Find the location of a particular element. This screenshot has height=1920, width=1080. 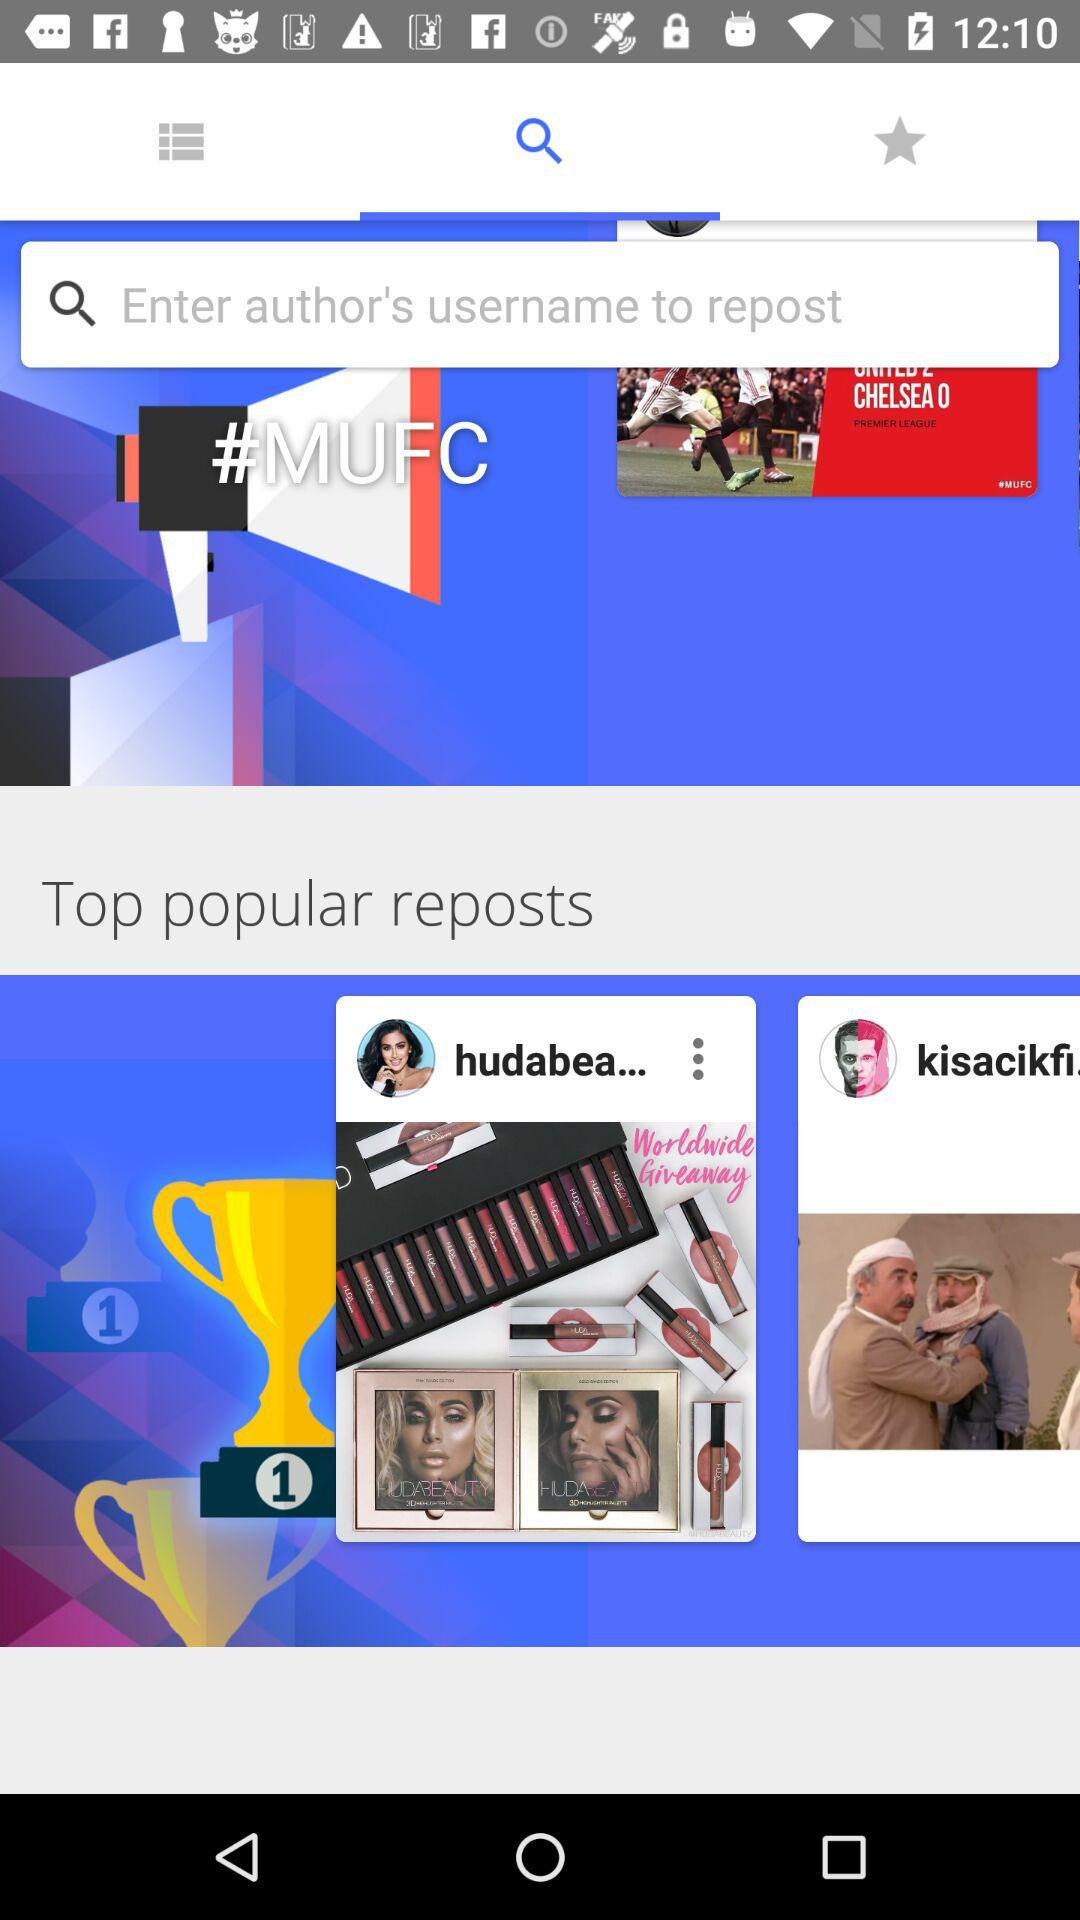

the repost is located at coordinates (938, 1331).